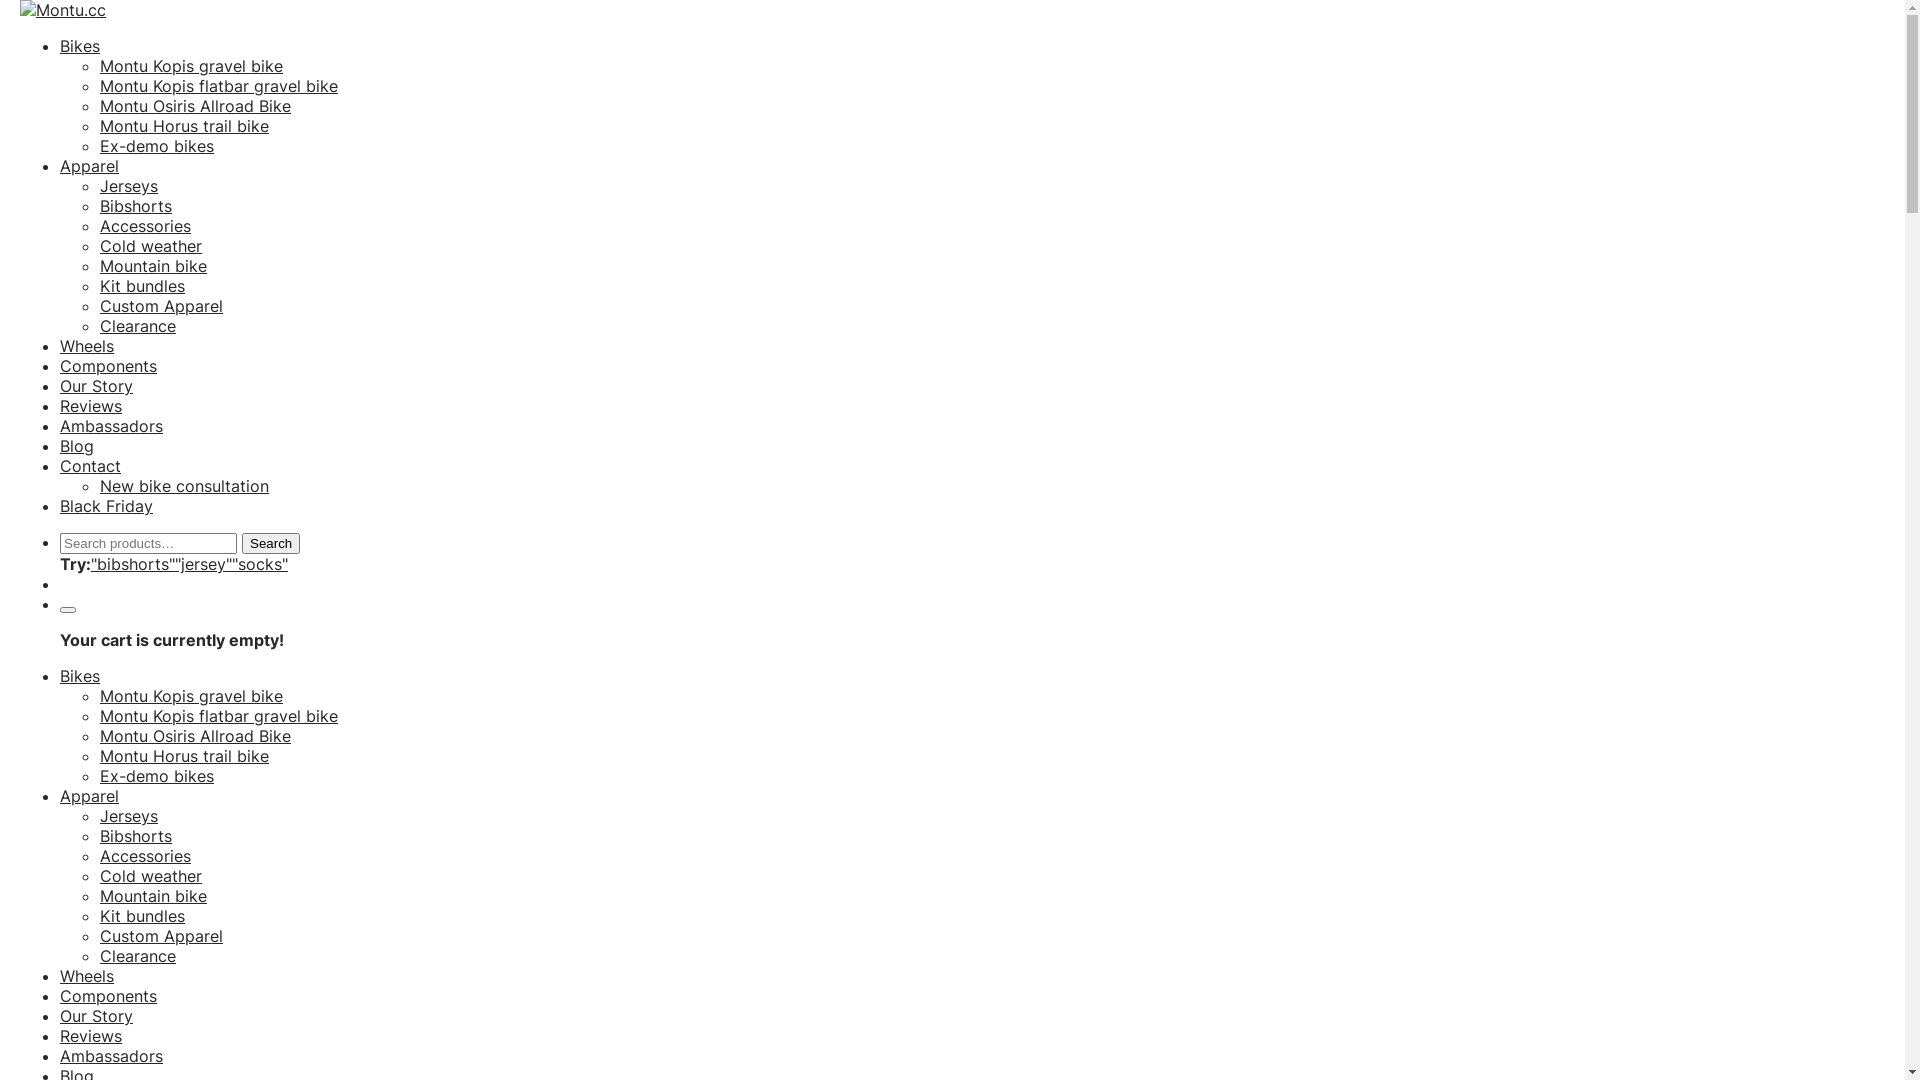  Describe the element at coordinates (99, 185) in the screenshot. I see `'Jerseys'` at that location.